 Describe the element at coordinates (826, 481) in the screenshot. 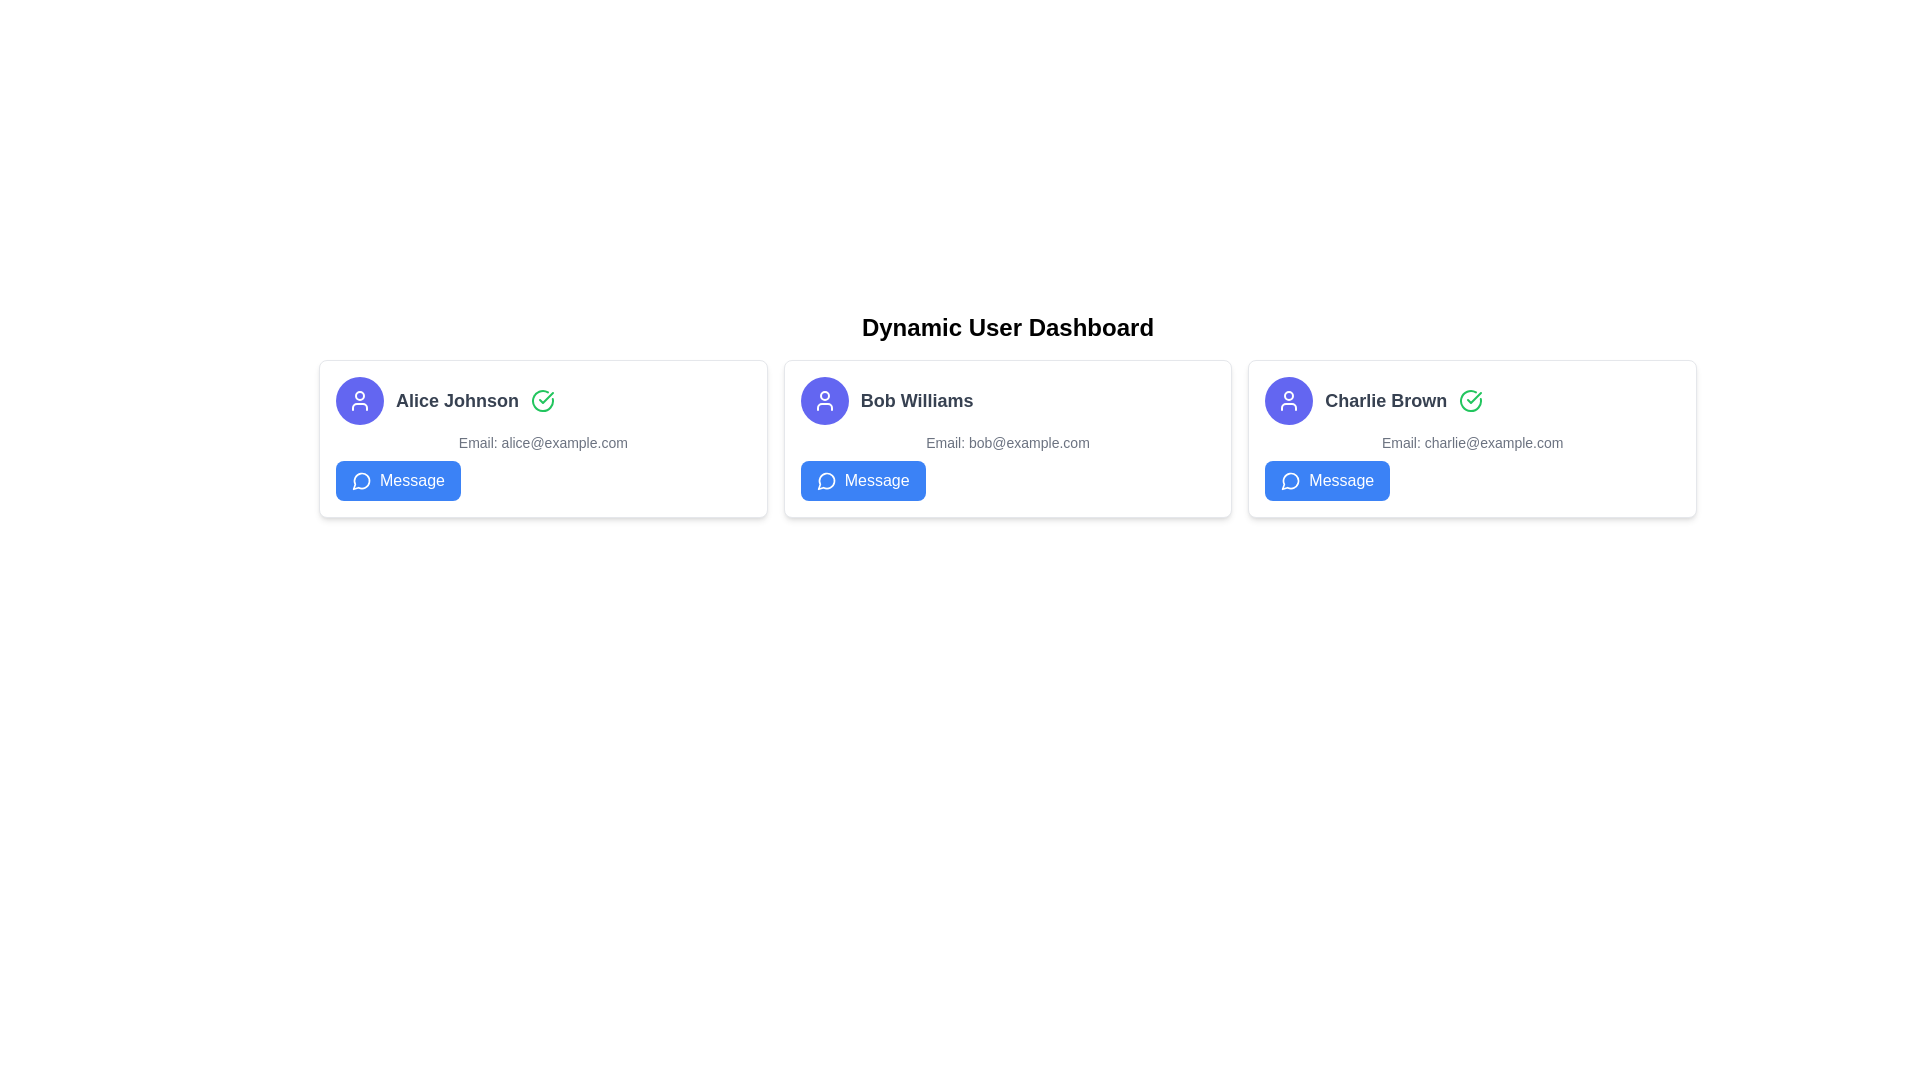

I see `the message icon for 'Bob Williams', which is located directly above the 'Message' label in the center column of the dashboard interface` at that location.